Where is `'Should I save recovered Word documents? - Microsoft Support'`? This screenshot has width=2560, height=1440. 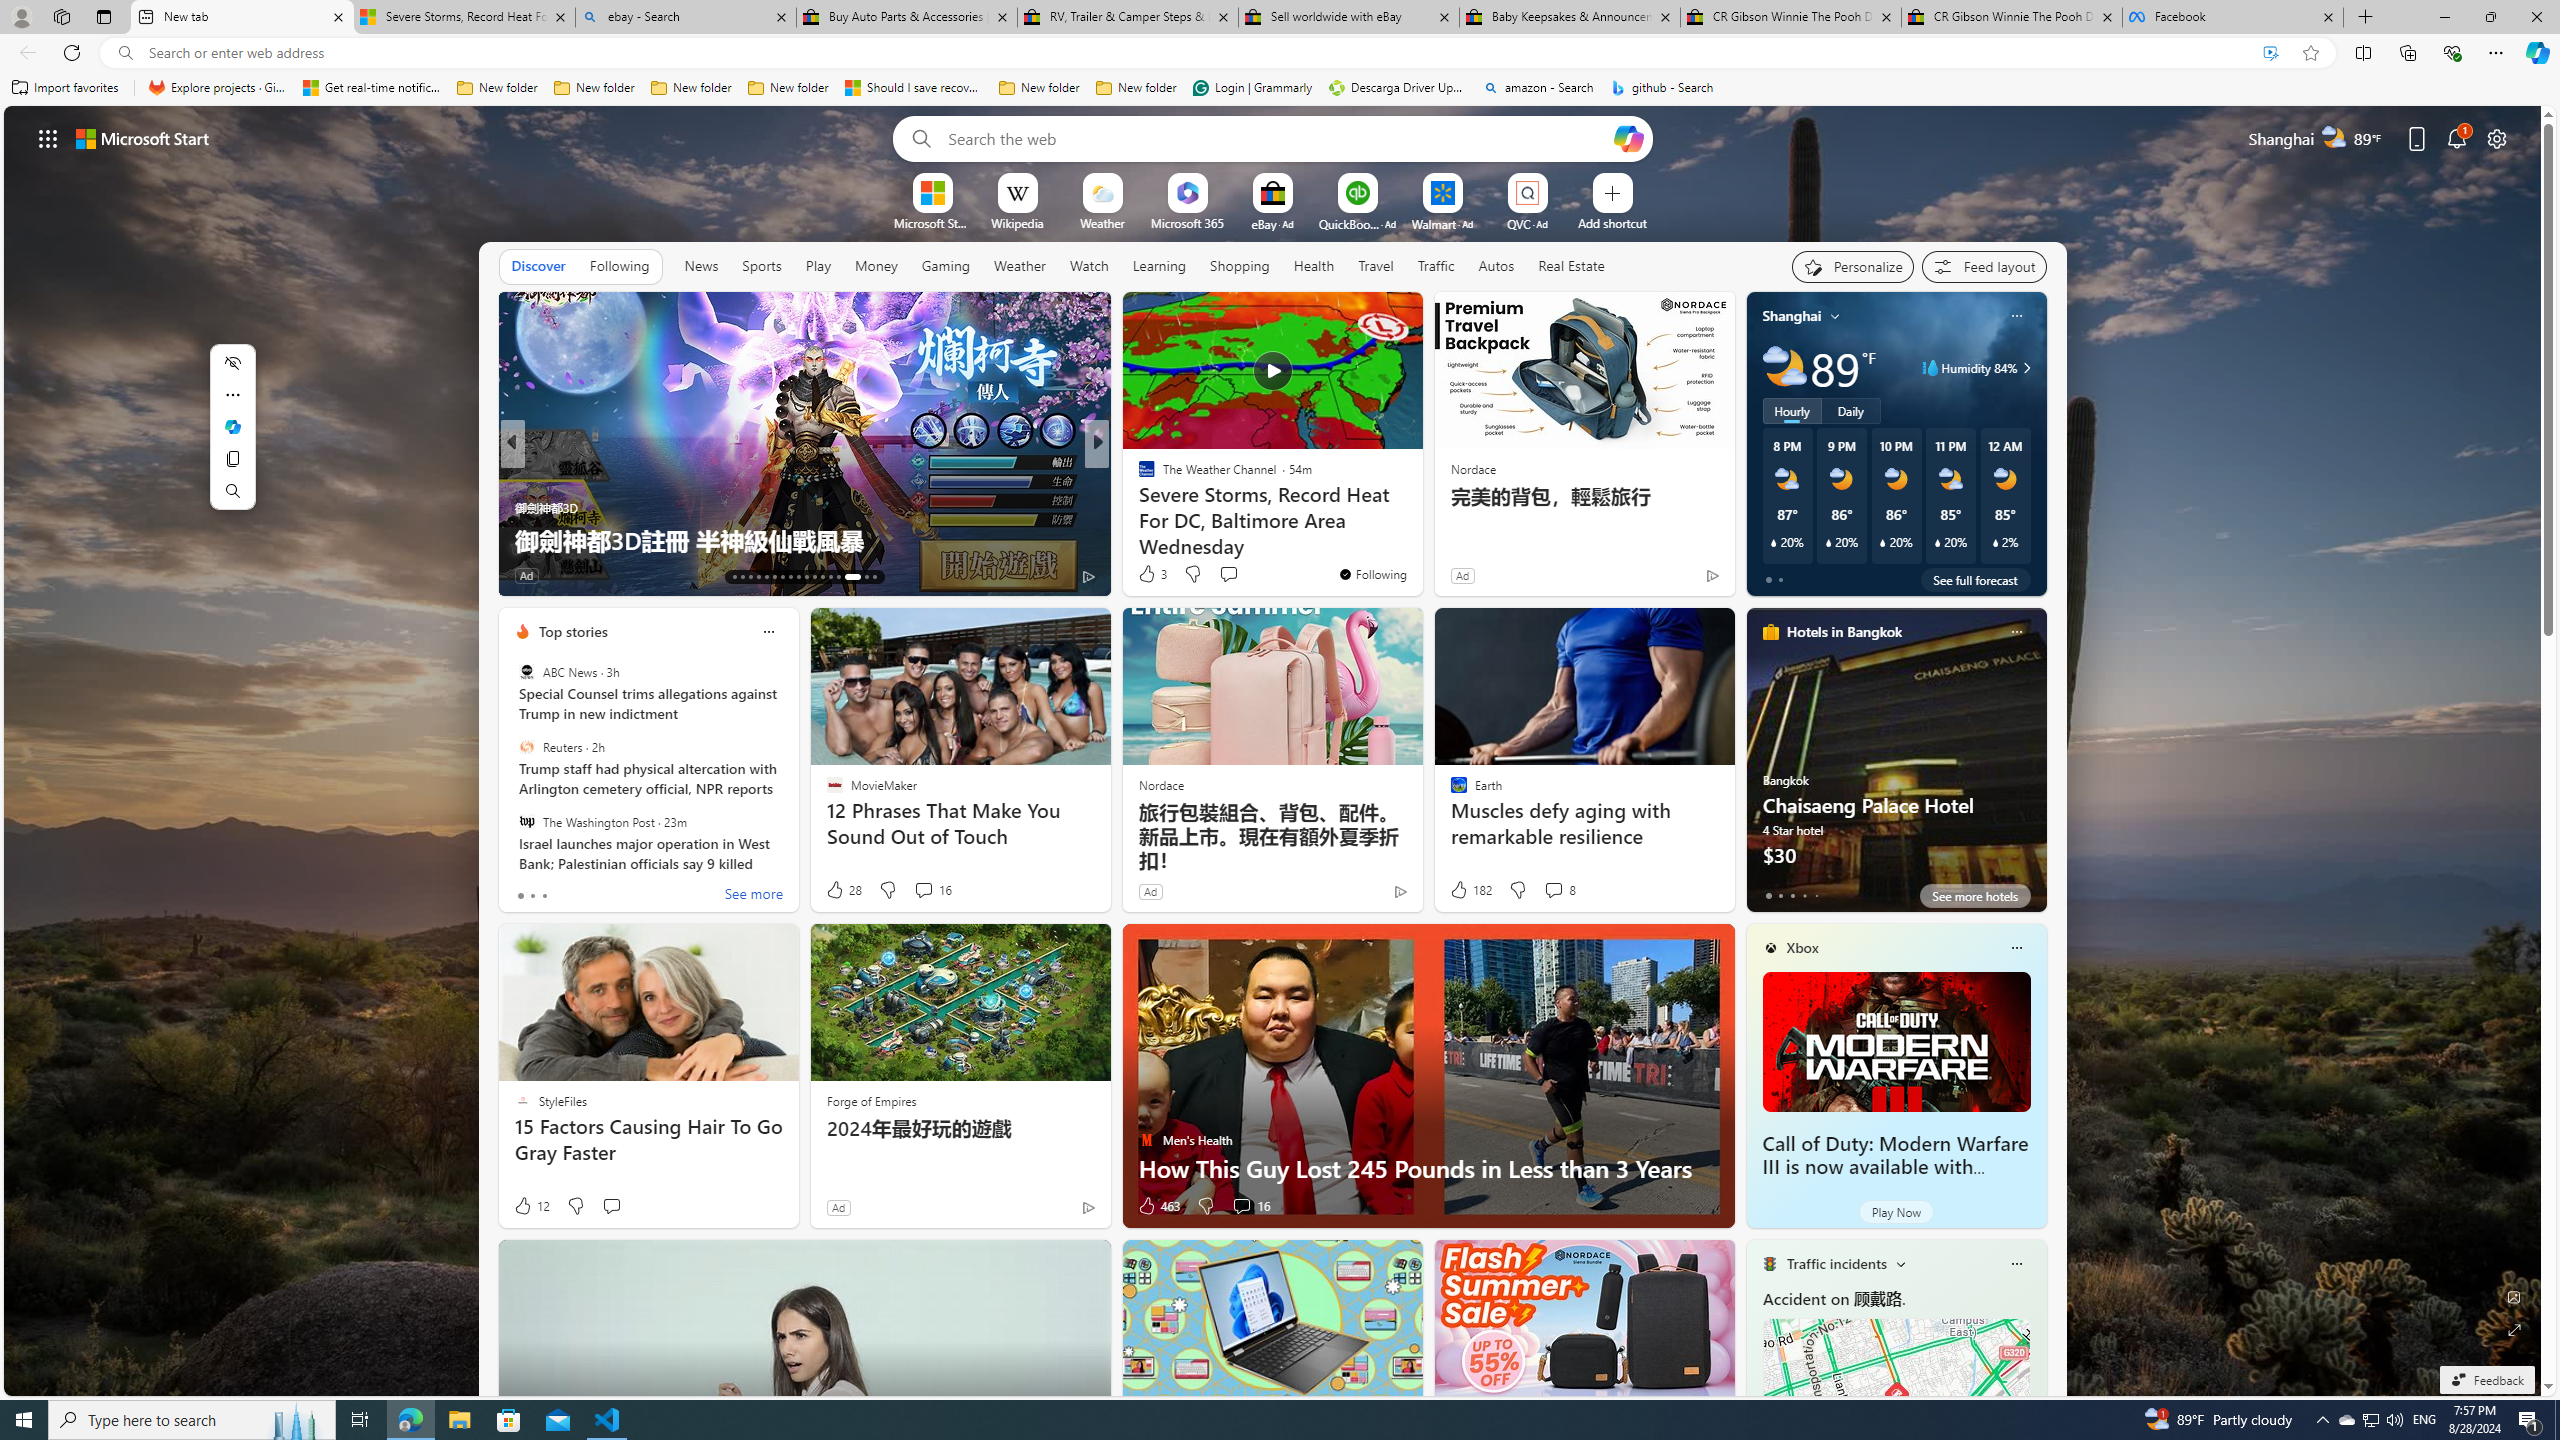 'Should I save recovered Word documents? - Microsoft Support' is located at coordinates (913, 87).